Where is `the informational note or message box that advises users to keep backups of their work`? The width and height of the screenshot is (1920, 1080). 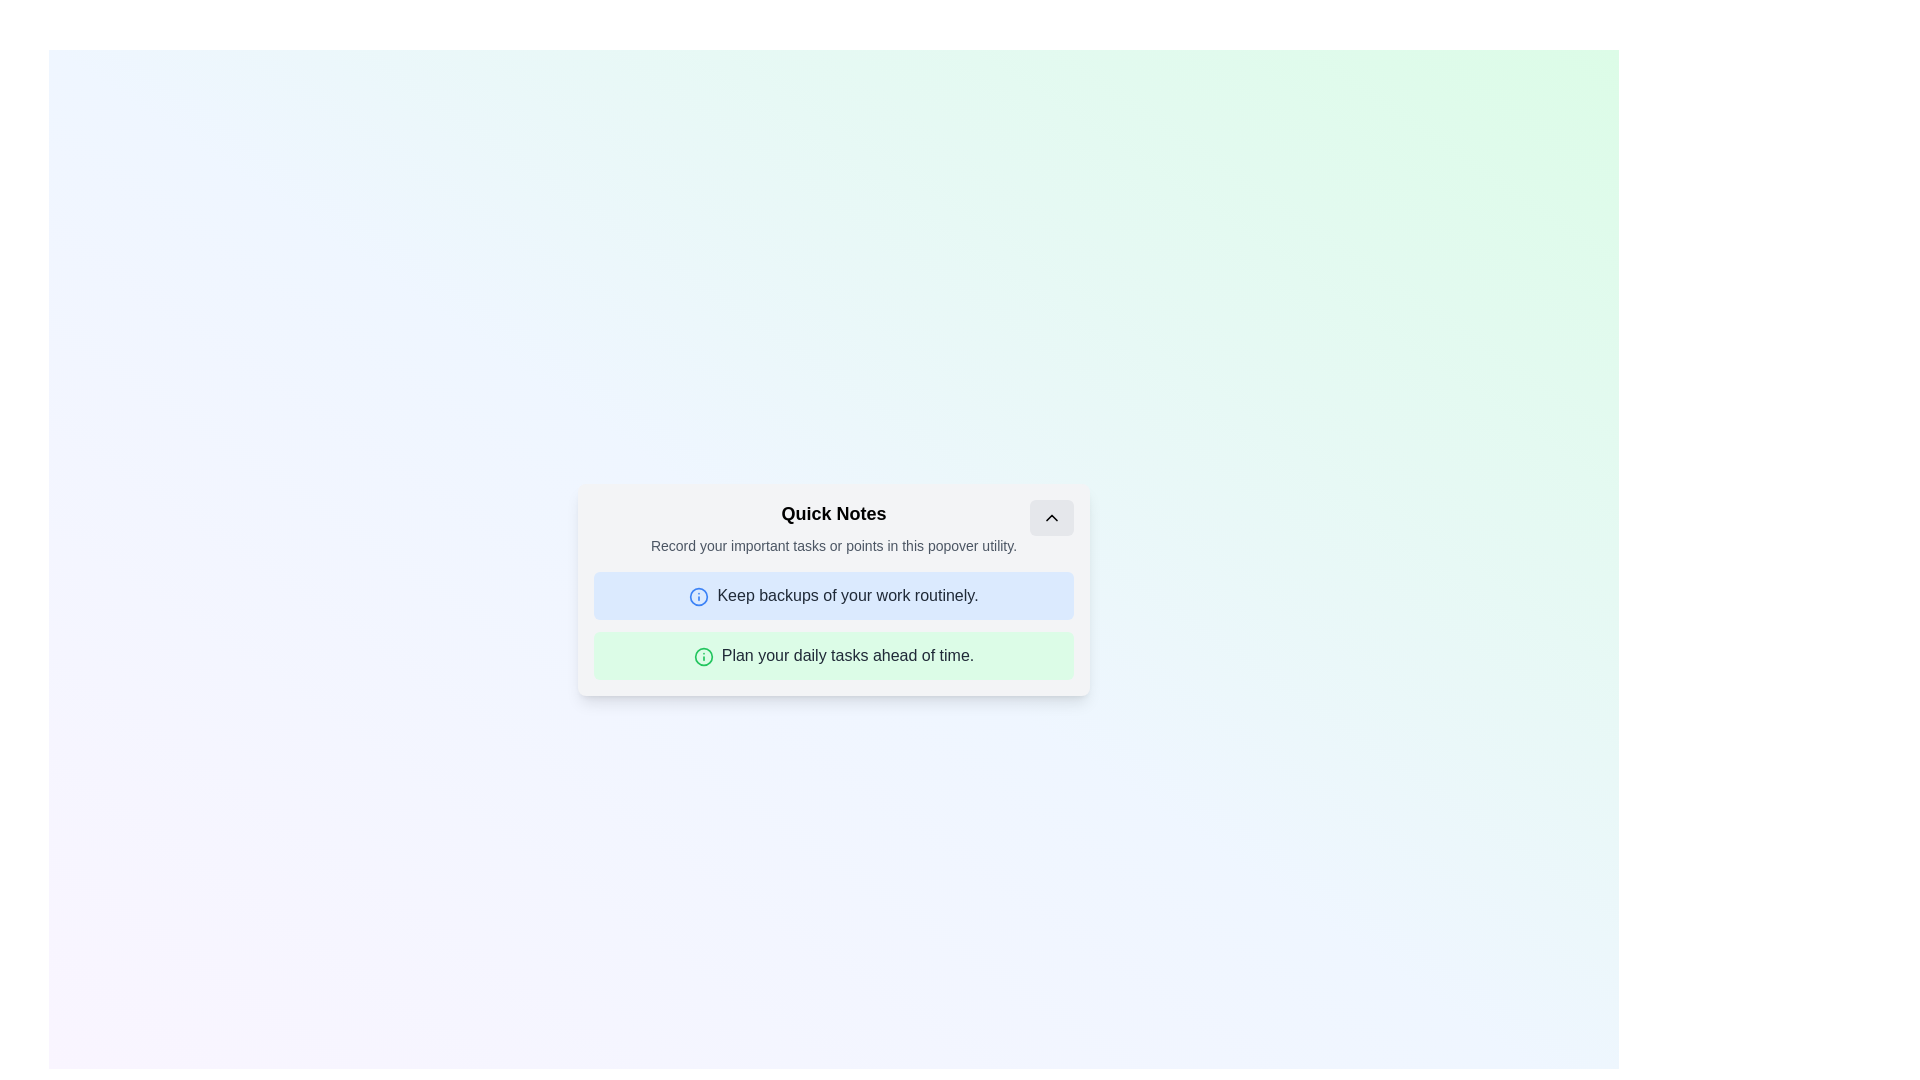
the informational note or message box that advises users to keep backups of their work is located at coordinates (834, 595).